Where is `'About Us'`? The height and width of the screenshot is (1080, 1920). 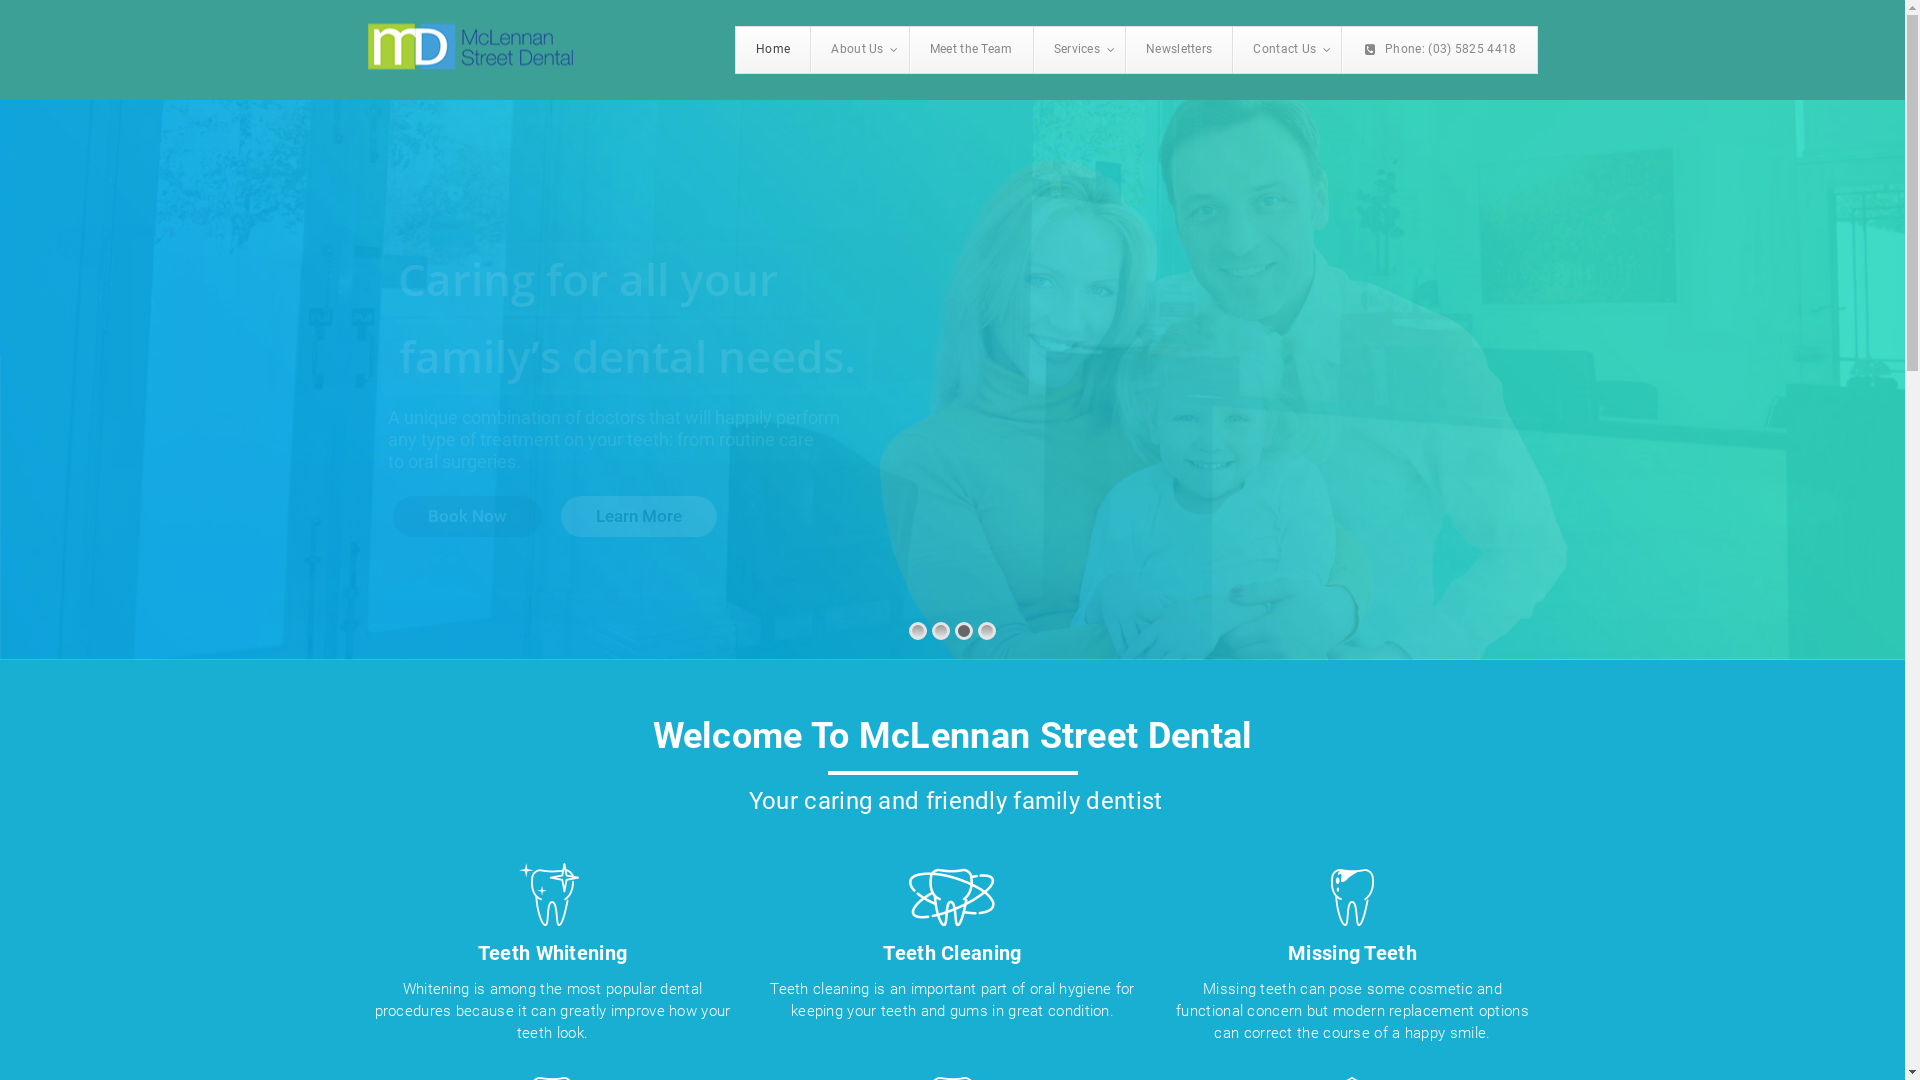
'About Us' is located at coordinates (859, 49).